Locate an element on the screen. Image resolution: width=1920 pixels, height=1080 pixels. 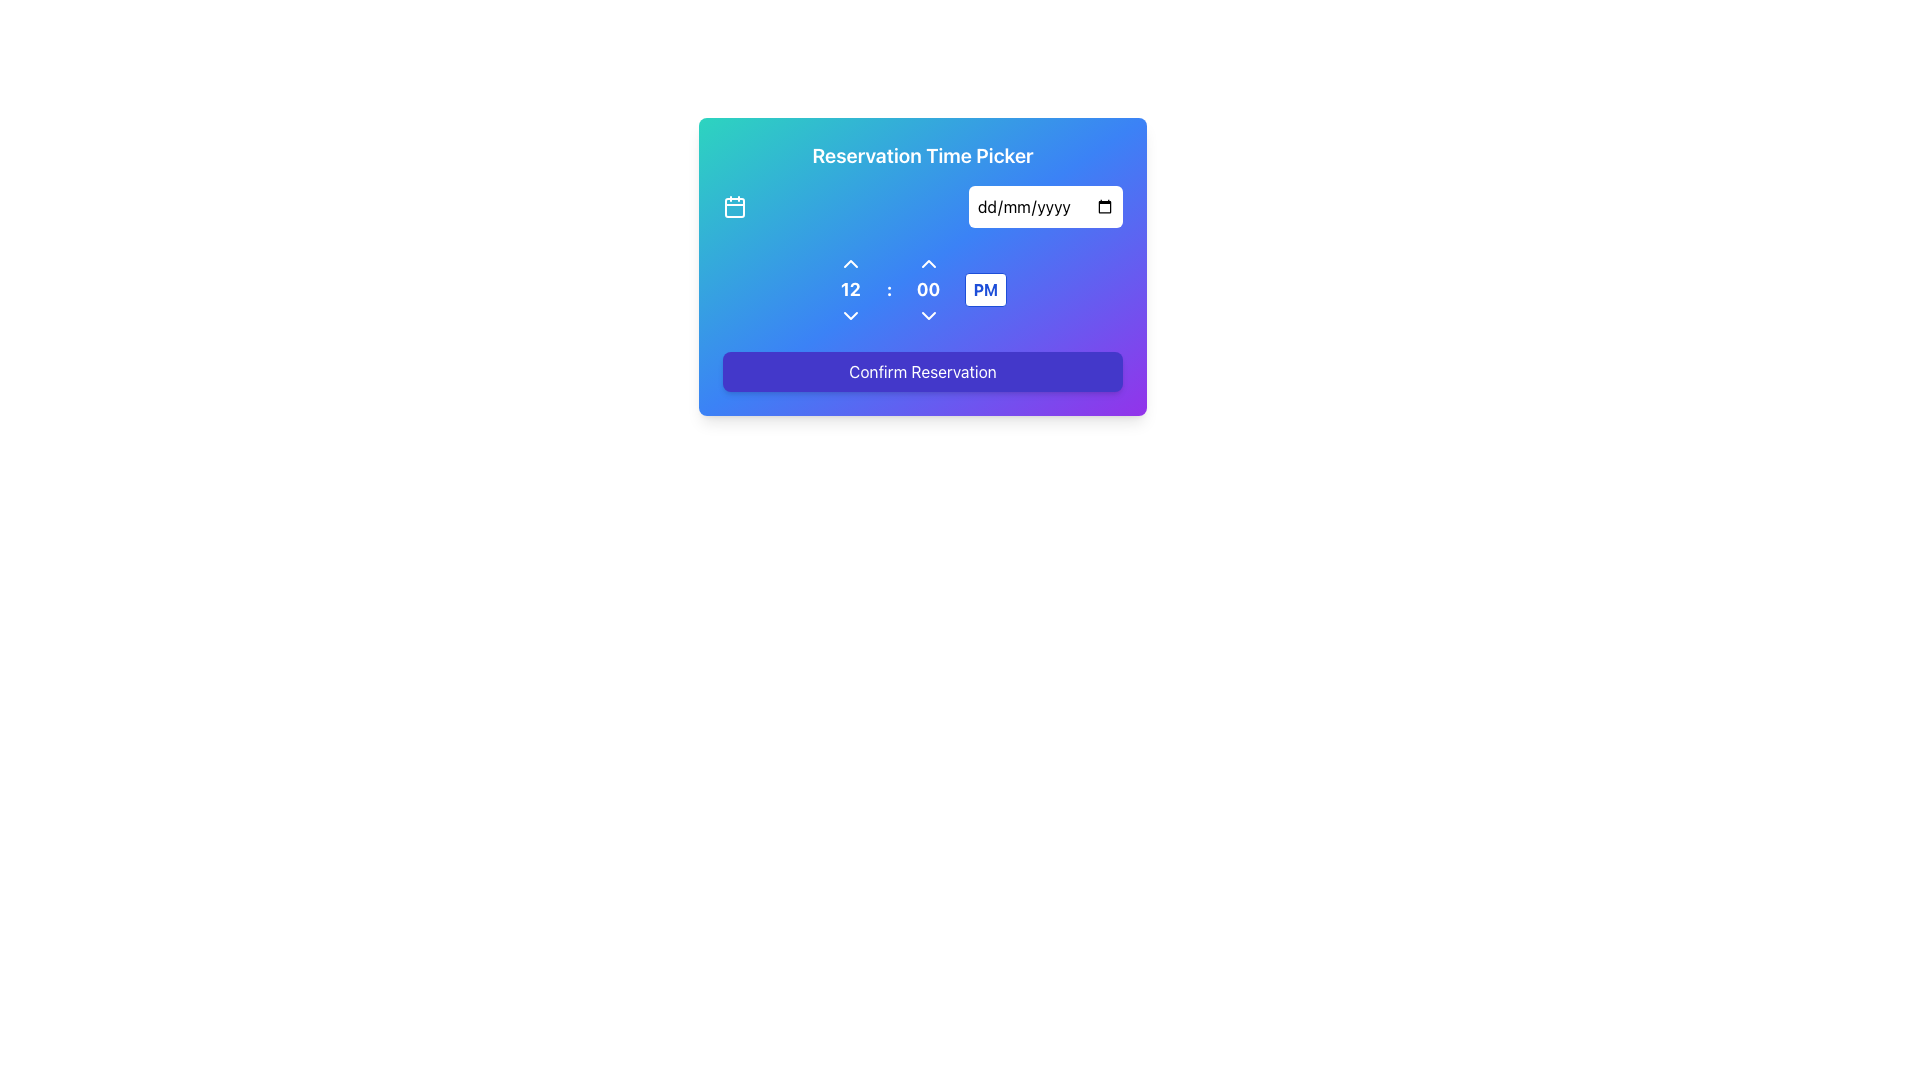
the text display element that shows the current selected value for the minute field in the time picker is located at coordinates (927, 289).